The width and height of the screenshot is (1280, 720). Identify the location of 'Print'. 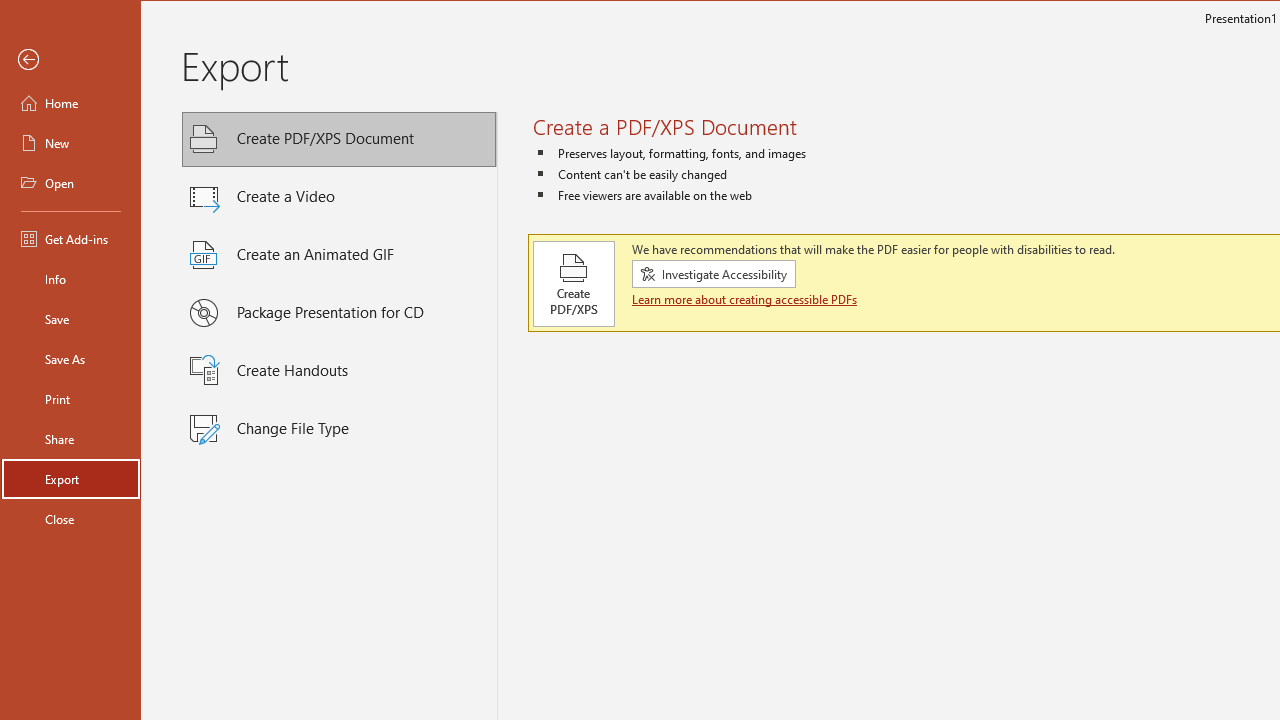
(71, 398).